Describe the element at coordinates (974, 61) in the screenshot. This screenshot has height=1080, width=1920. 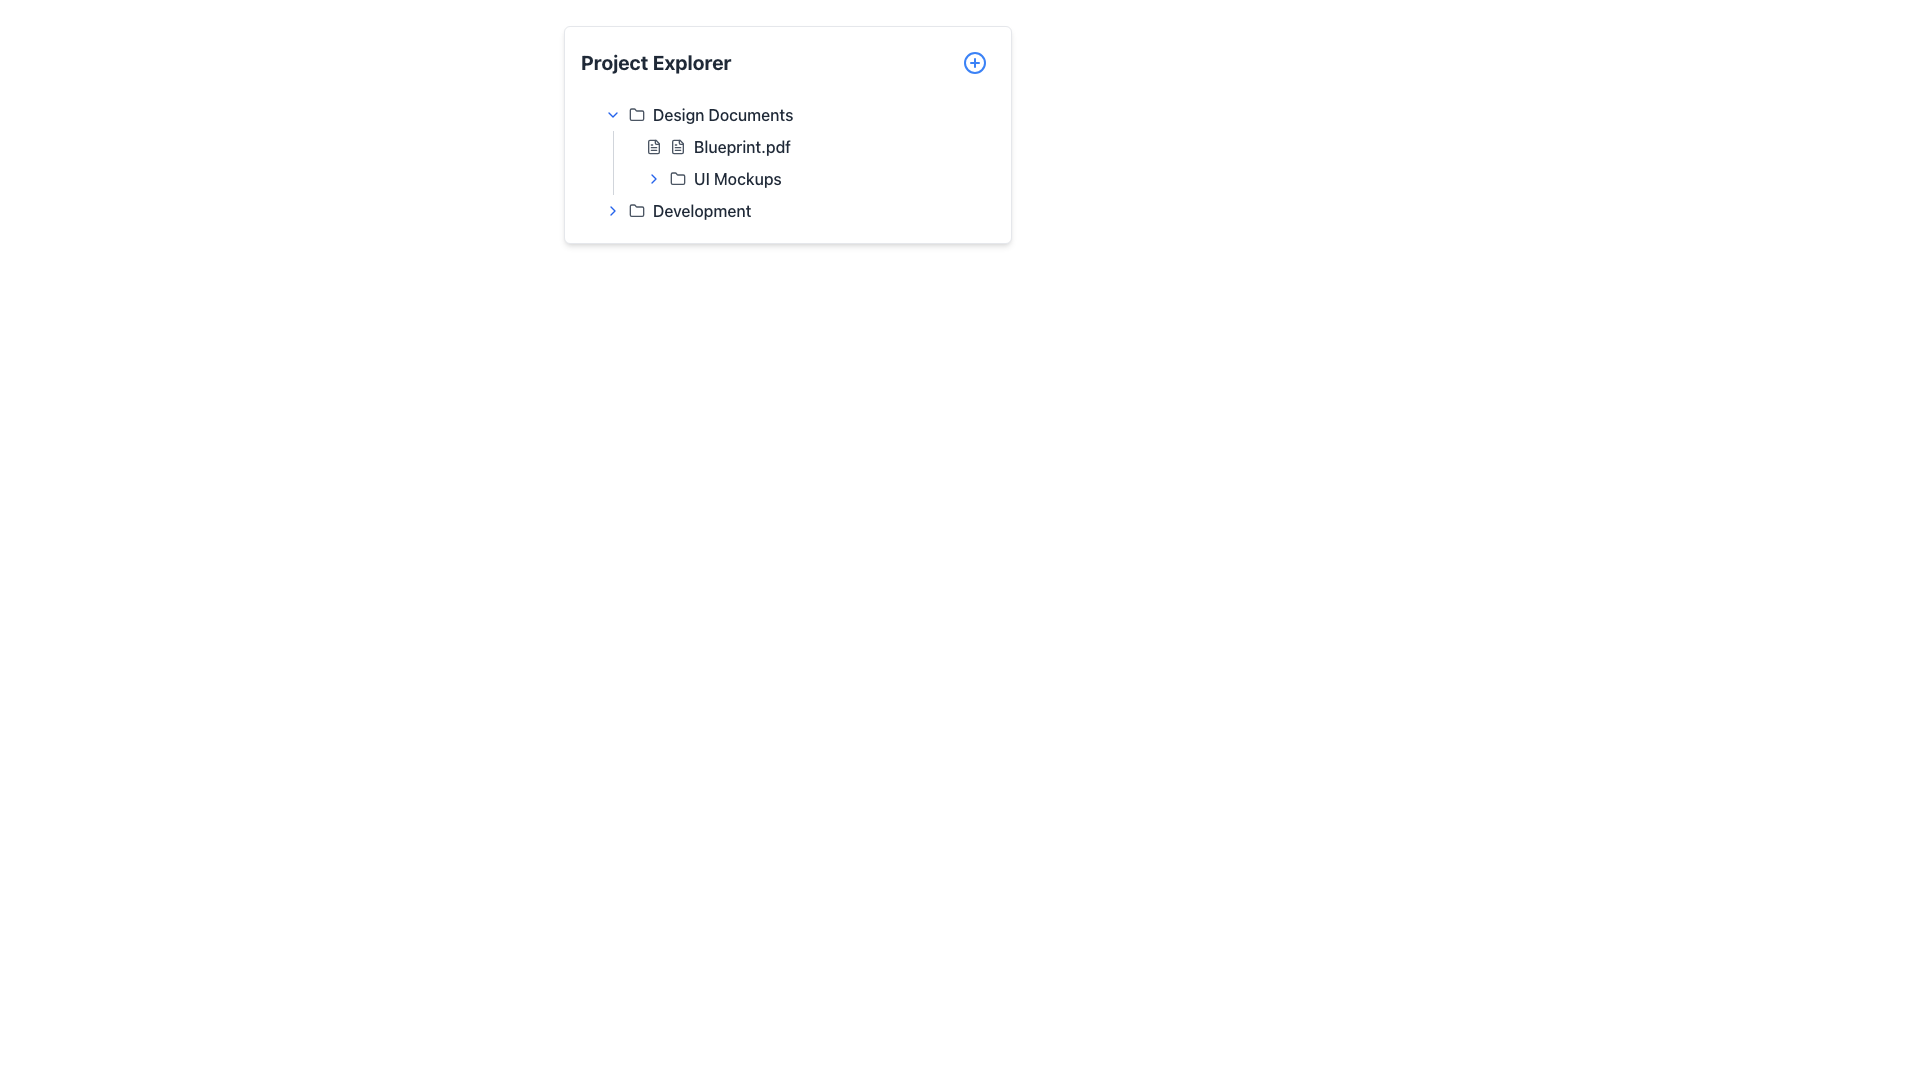
I see `the interactive button located in the top-right corner of the 'Project Explorer' section` at that location.